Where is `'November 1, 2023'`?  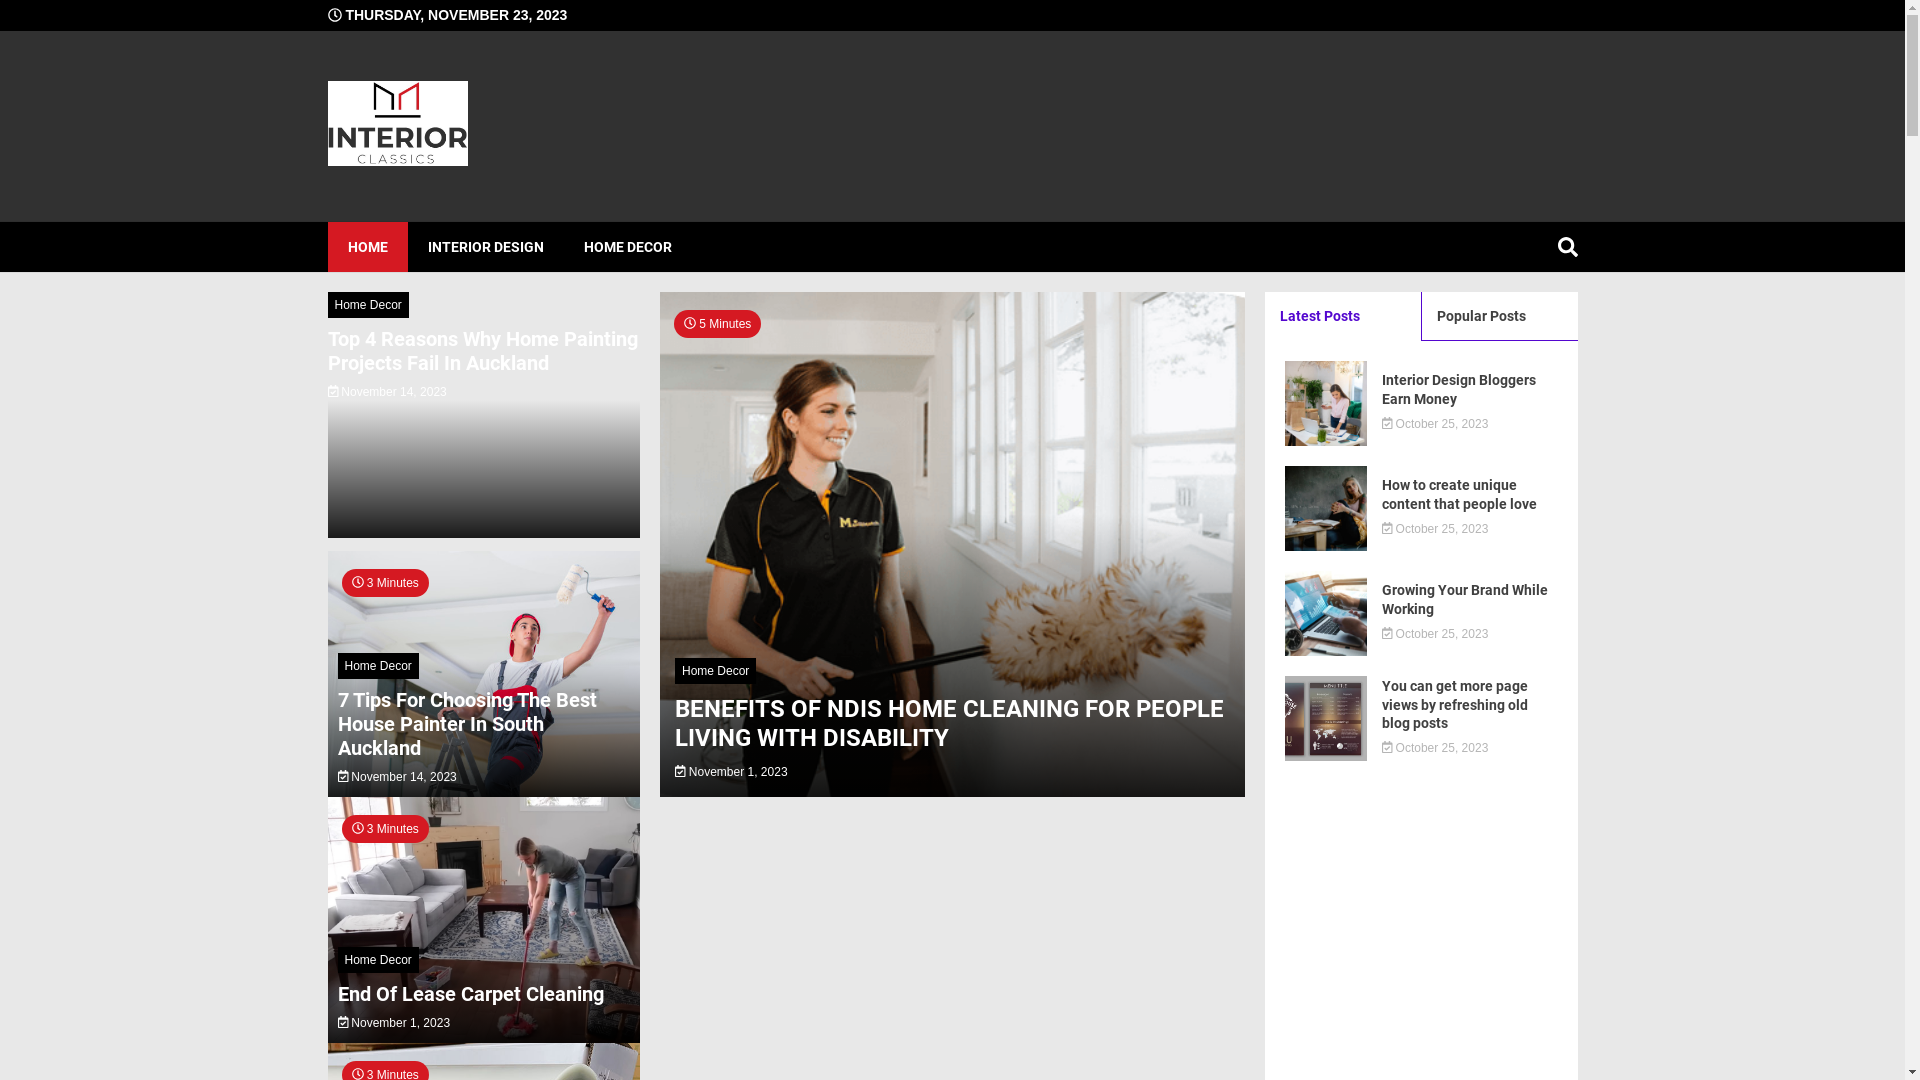
'November 1, 2023' is located at coordinates (731, 770).